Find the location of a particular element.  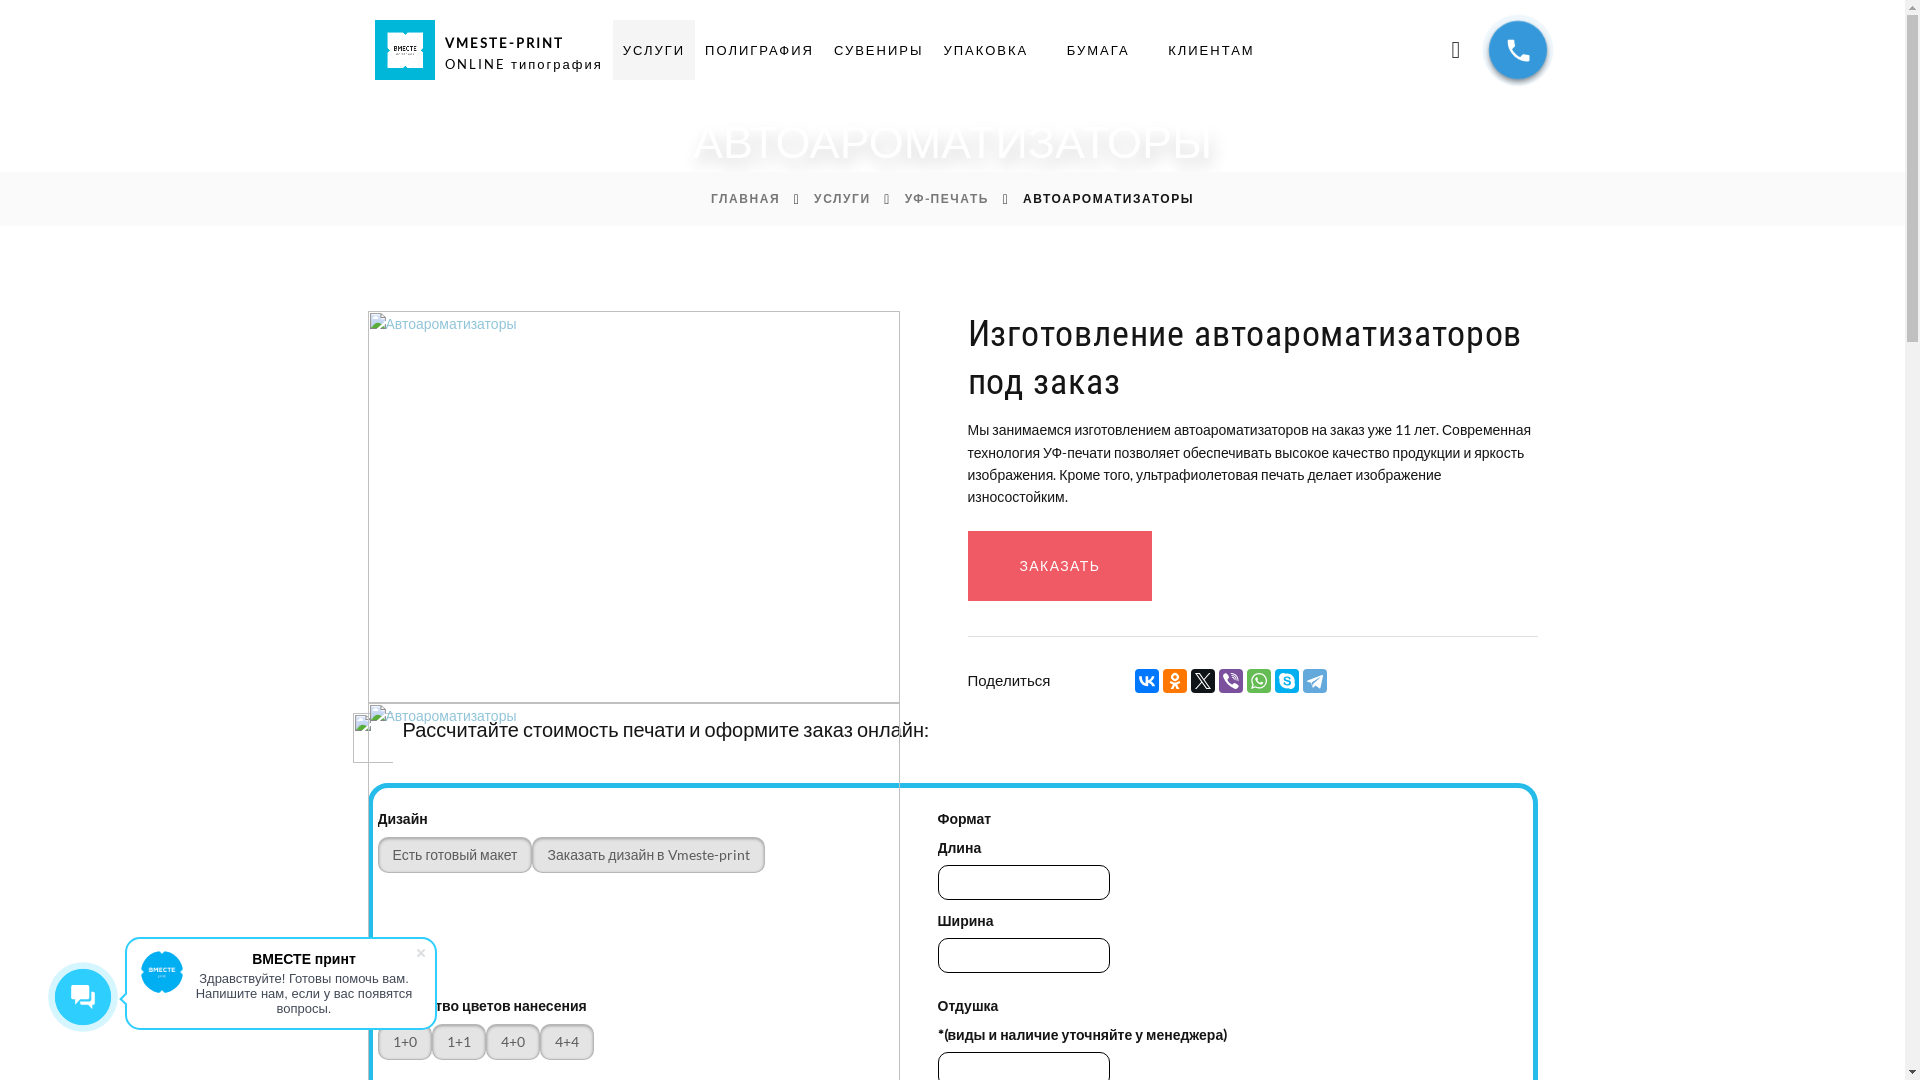

'Telegram' is located at coordinates (1315, 680).